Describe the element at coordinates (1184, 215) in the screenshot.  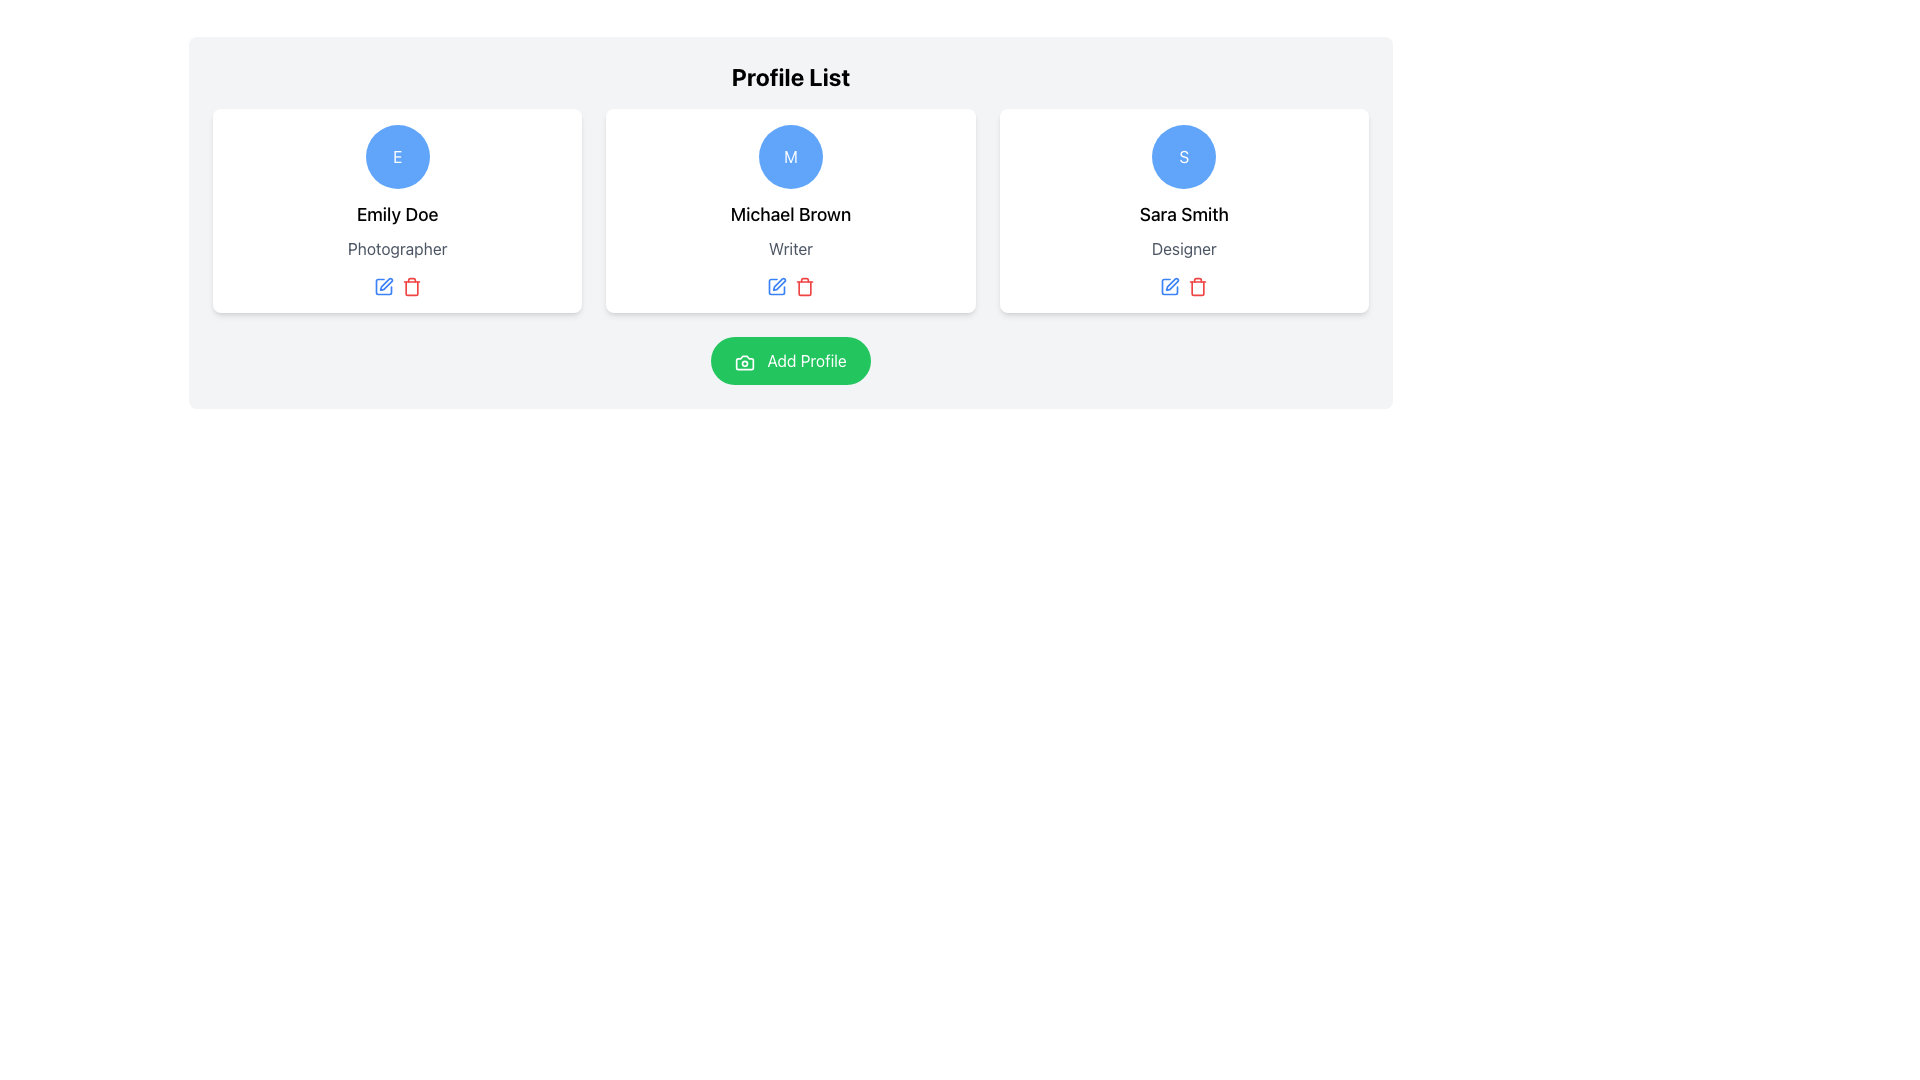
I see `the text label reading 'Sara Smith', which is centrally located in the third profile card from the left, beneath a circular avatar with the letter 'S'` at that location.